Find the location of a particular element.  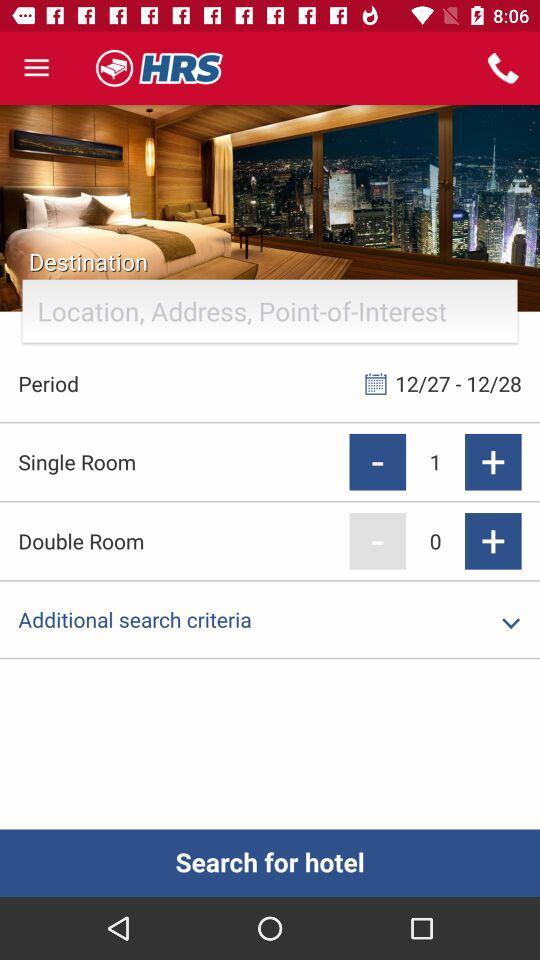

the call icon on top right corner is located at coordinates (502, 68).